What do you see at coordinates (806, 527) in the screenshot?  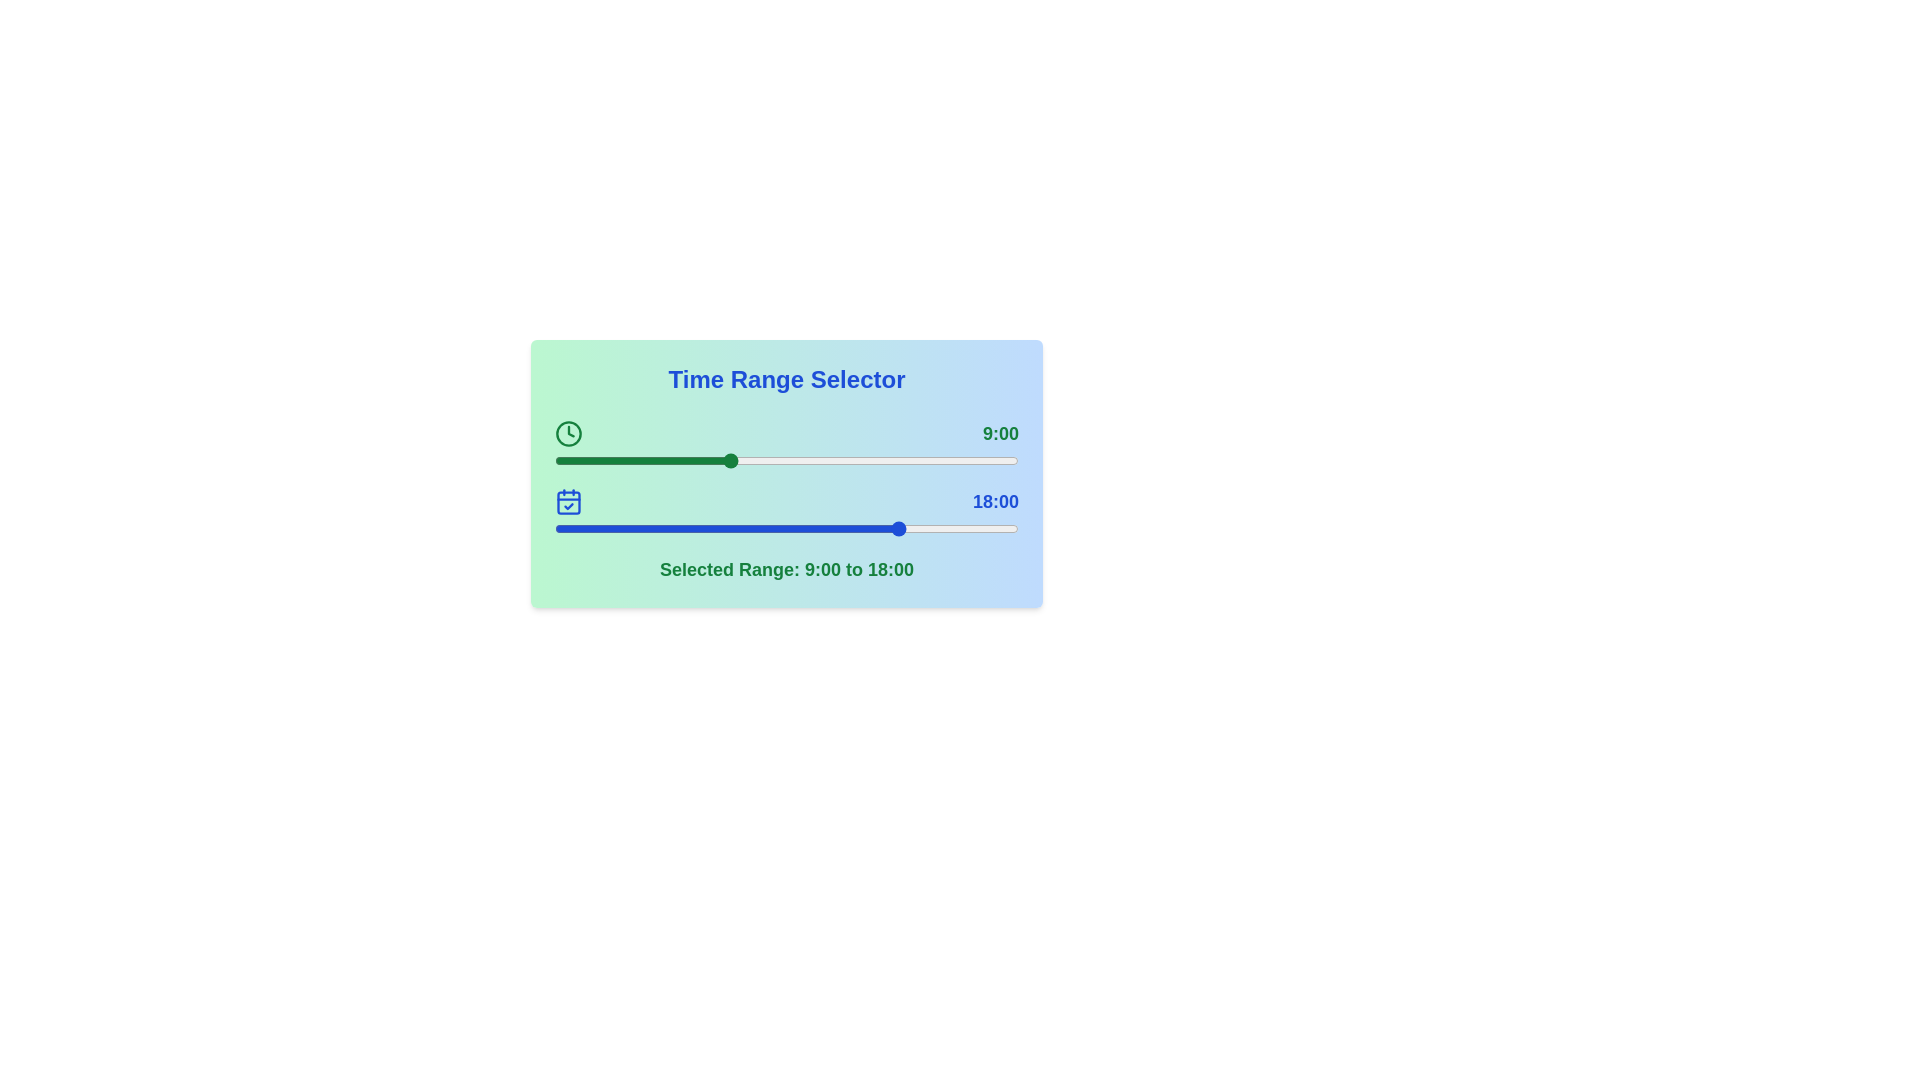 I see `the time` at bounding box center [806, 527].